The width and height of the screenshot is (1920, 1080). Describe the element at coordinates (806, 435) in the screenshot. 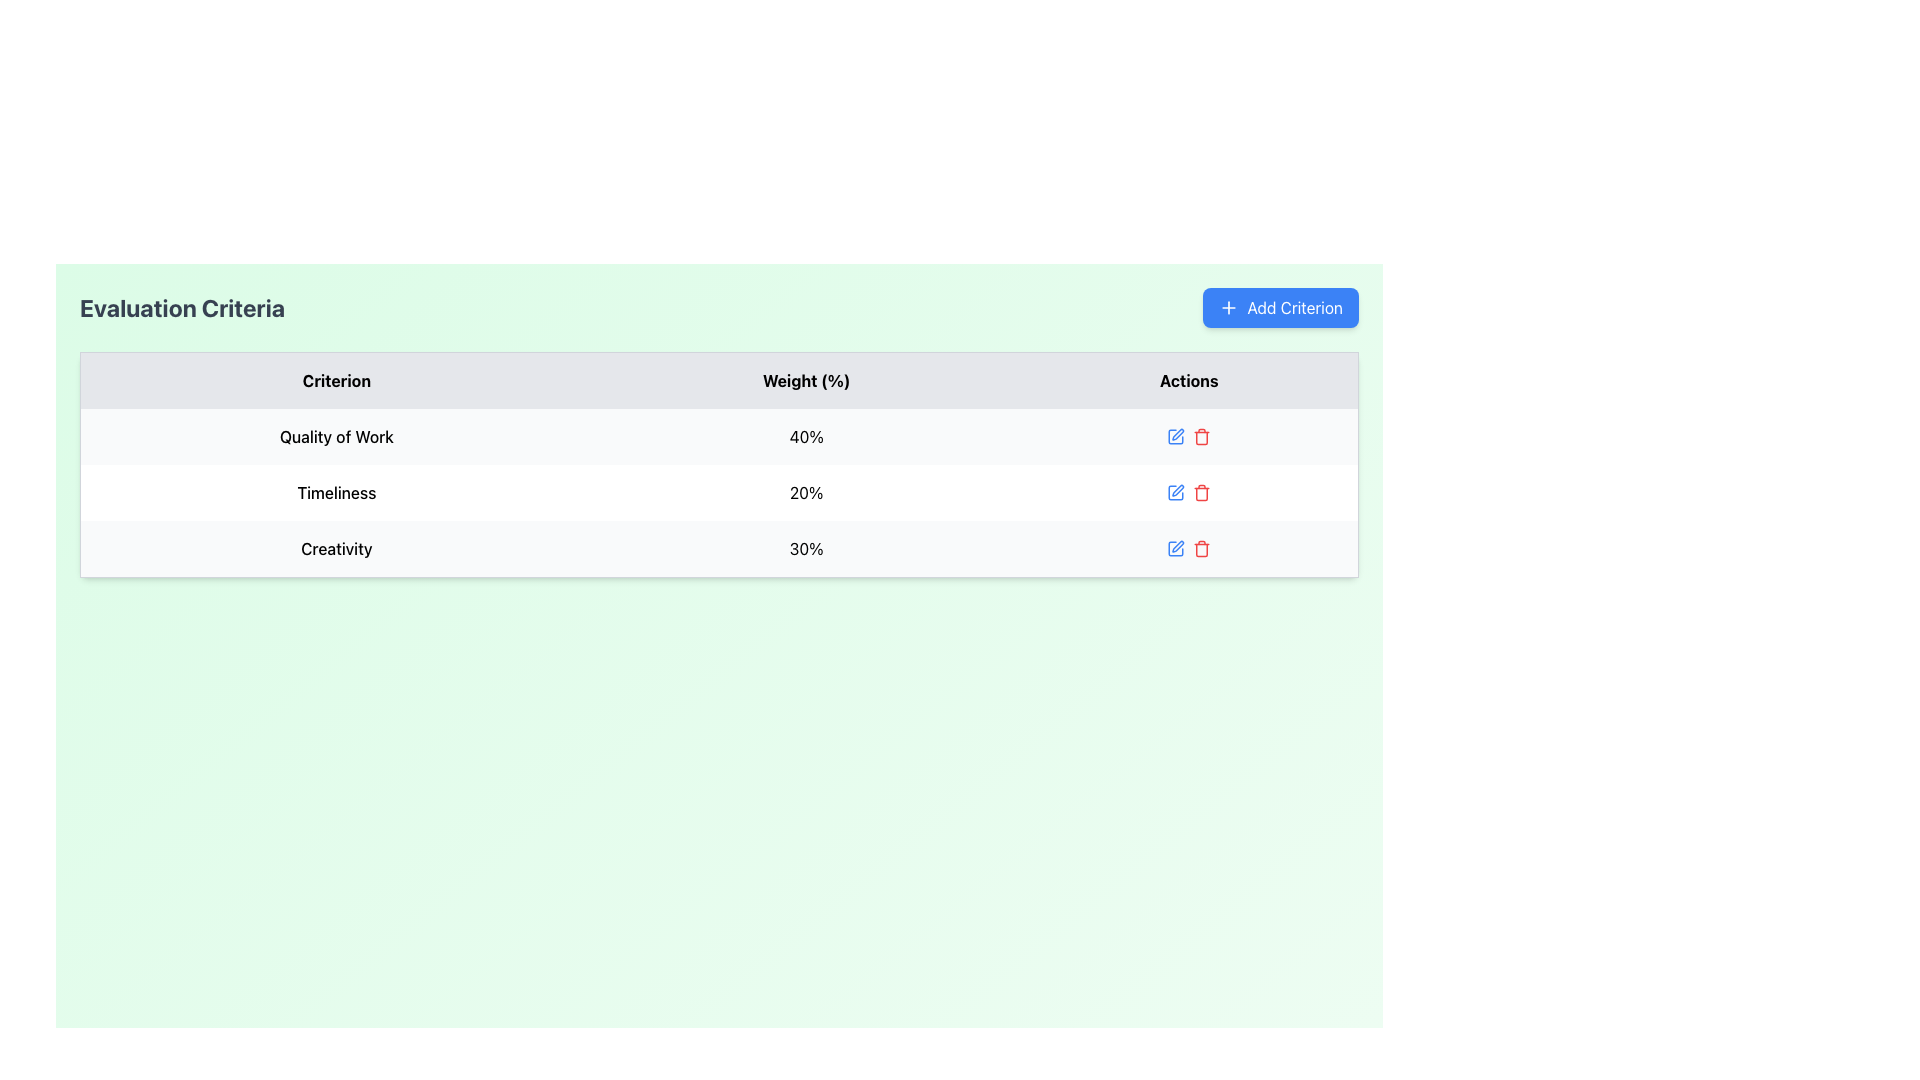

I see `the static text displaying the weight or percentage value for the 'Quality of Work' criterion in the evaluation table, located in the 'Weight (%)' column of the second row` at that location.